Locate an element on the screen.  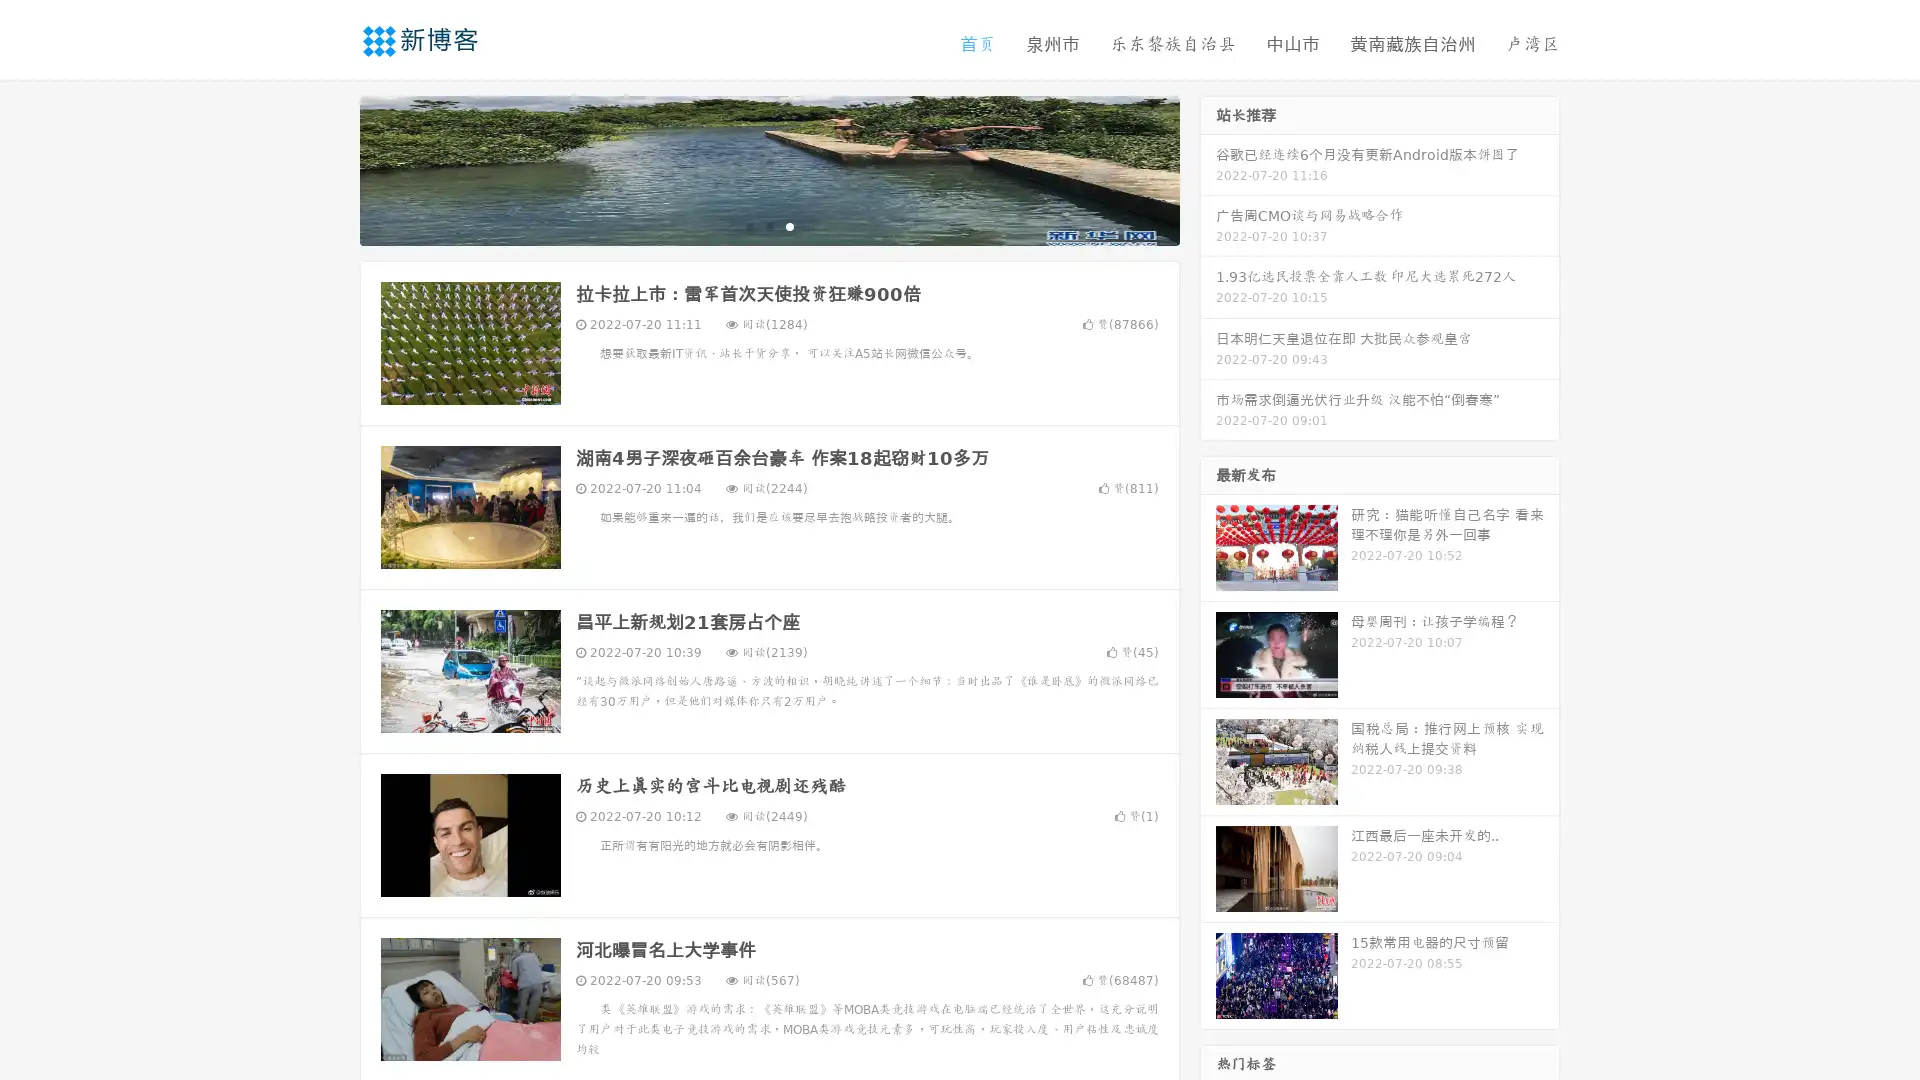
Previous slide is located at coordinates (330, 168).